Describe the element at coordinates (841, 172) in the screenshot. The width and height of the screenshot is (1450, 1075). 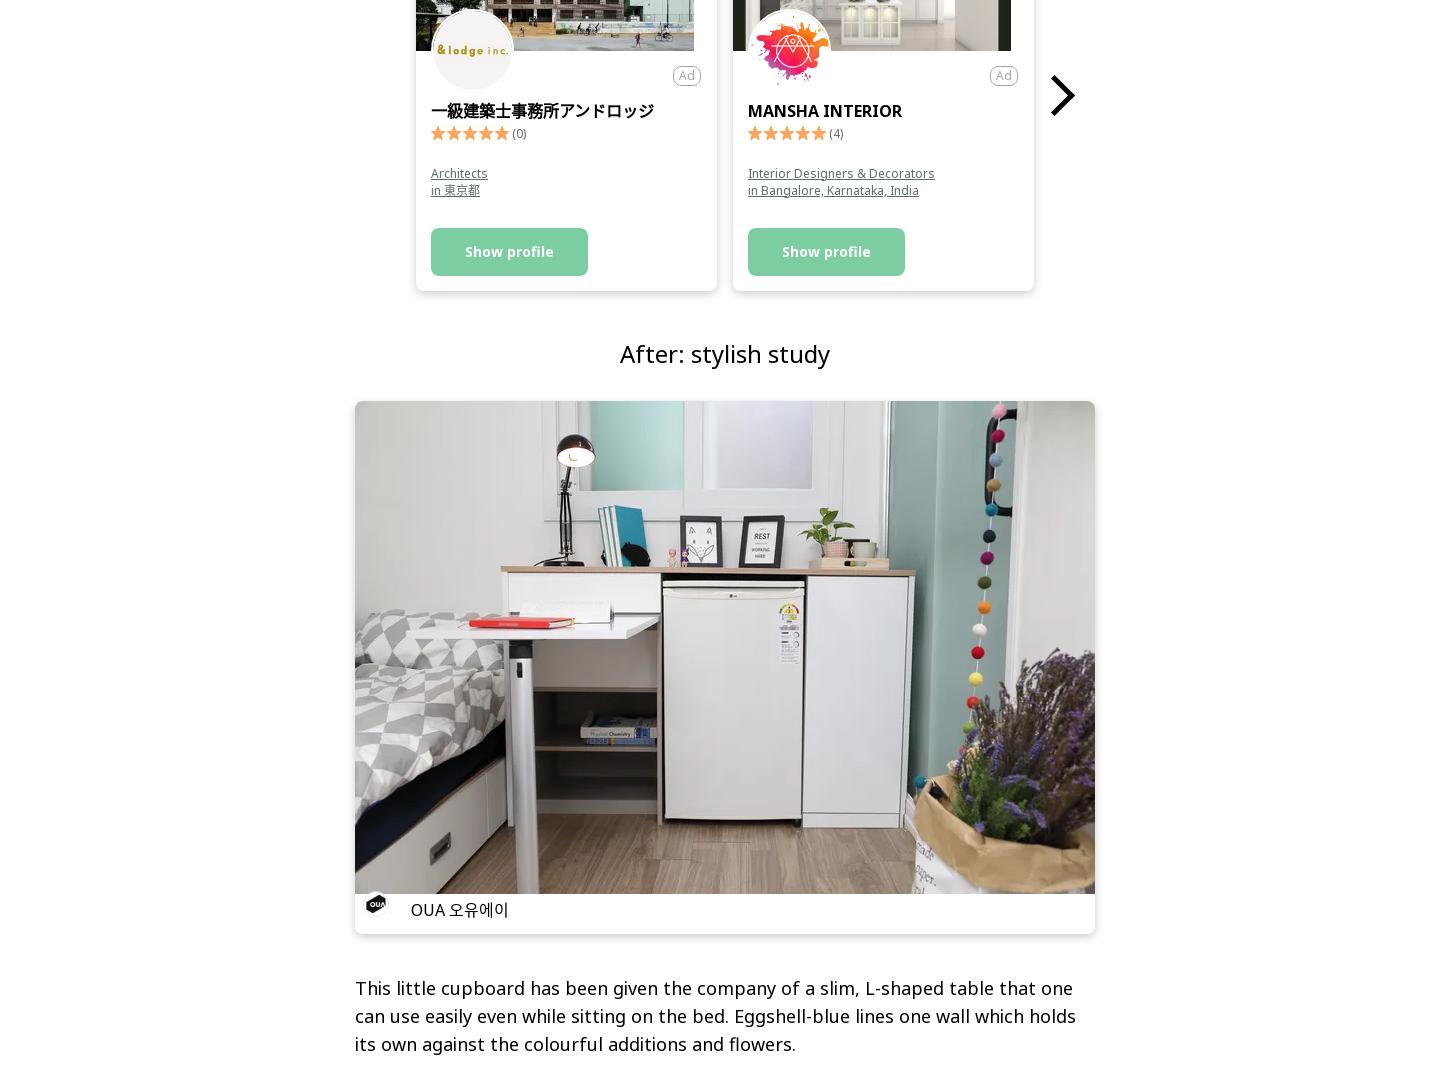
I see `'Interior Designers & Decorators'` at that location.